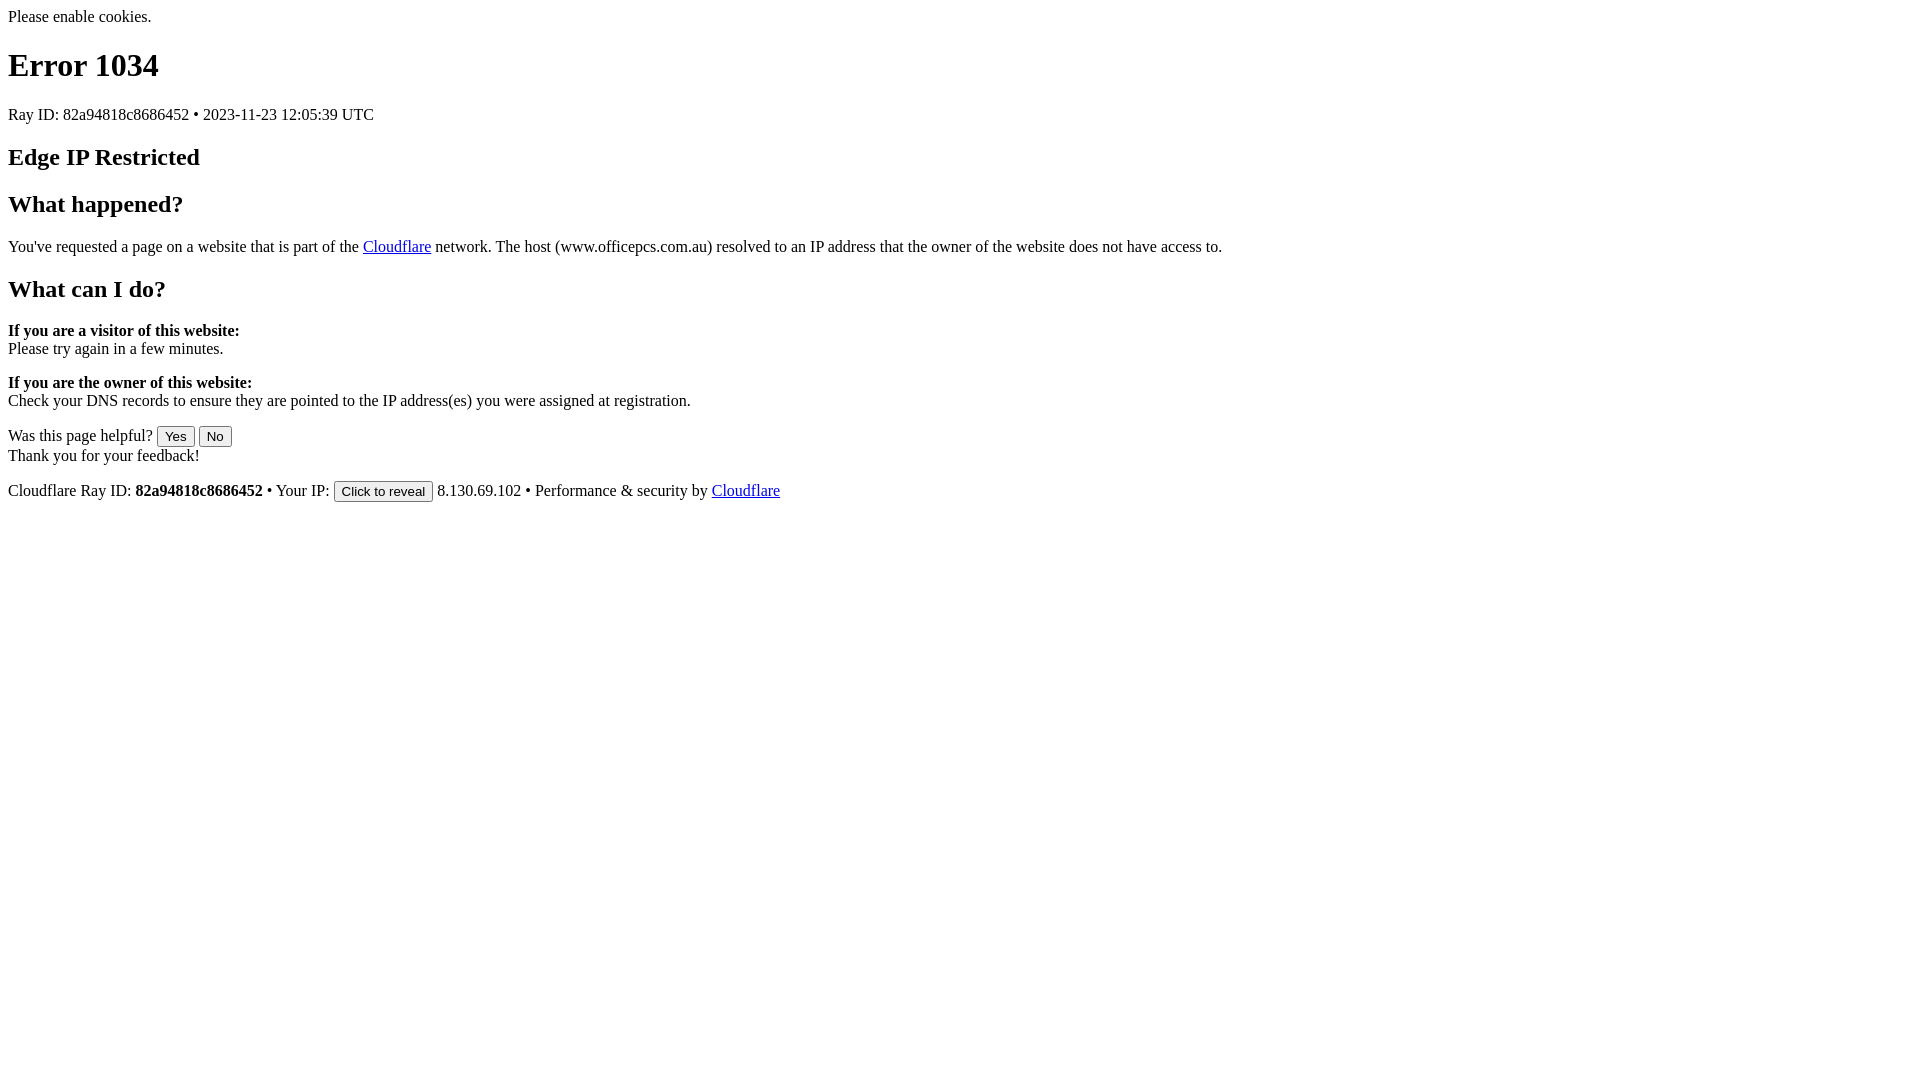 The image size is (1920, 1080). What do you see at coordinates (744, 490) in the screenshot?
I see `'Cloudflare'` at bounding box center [744, 490].